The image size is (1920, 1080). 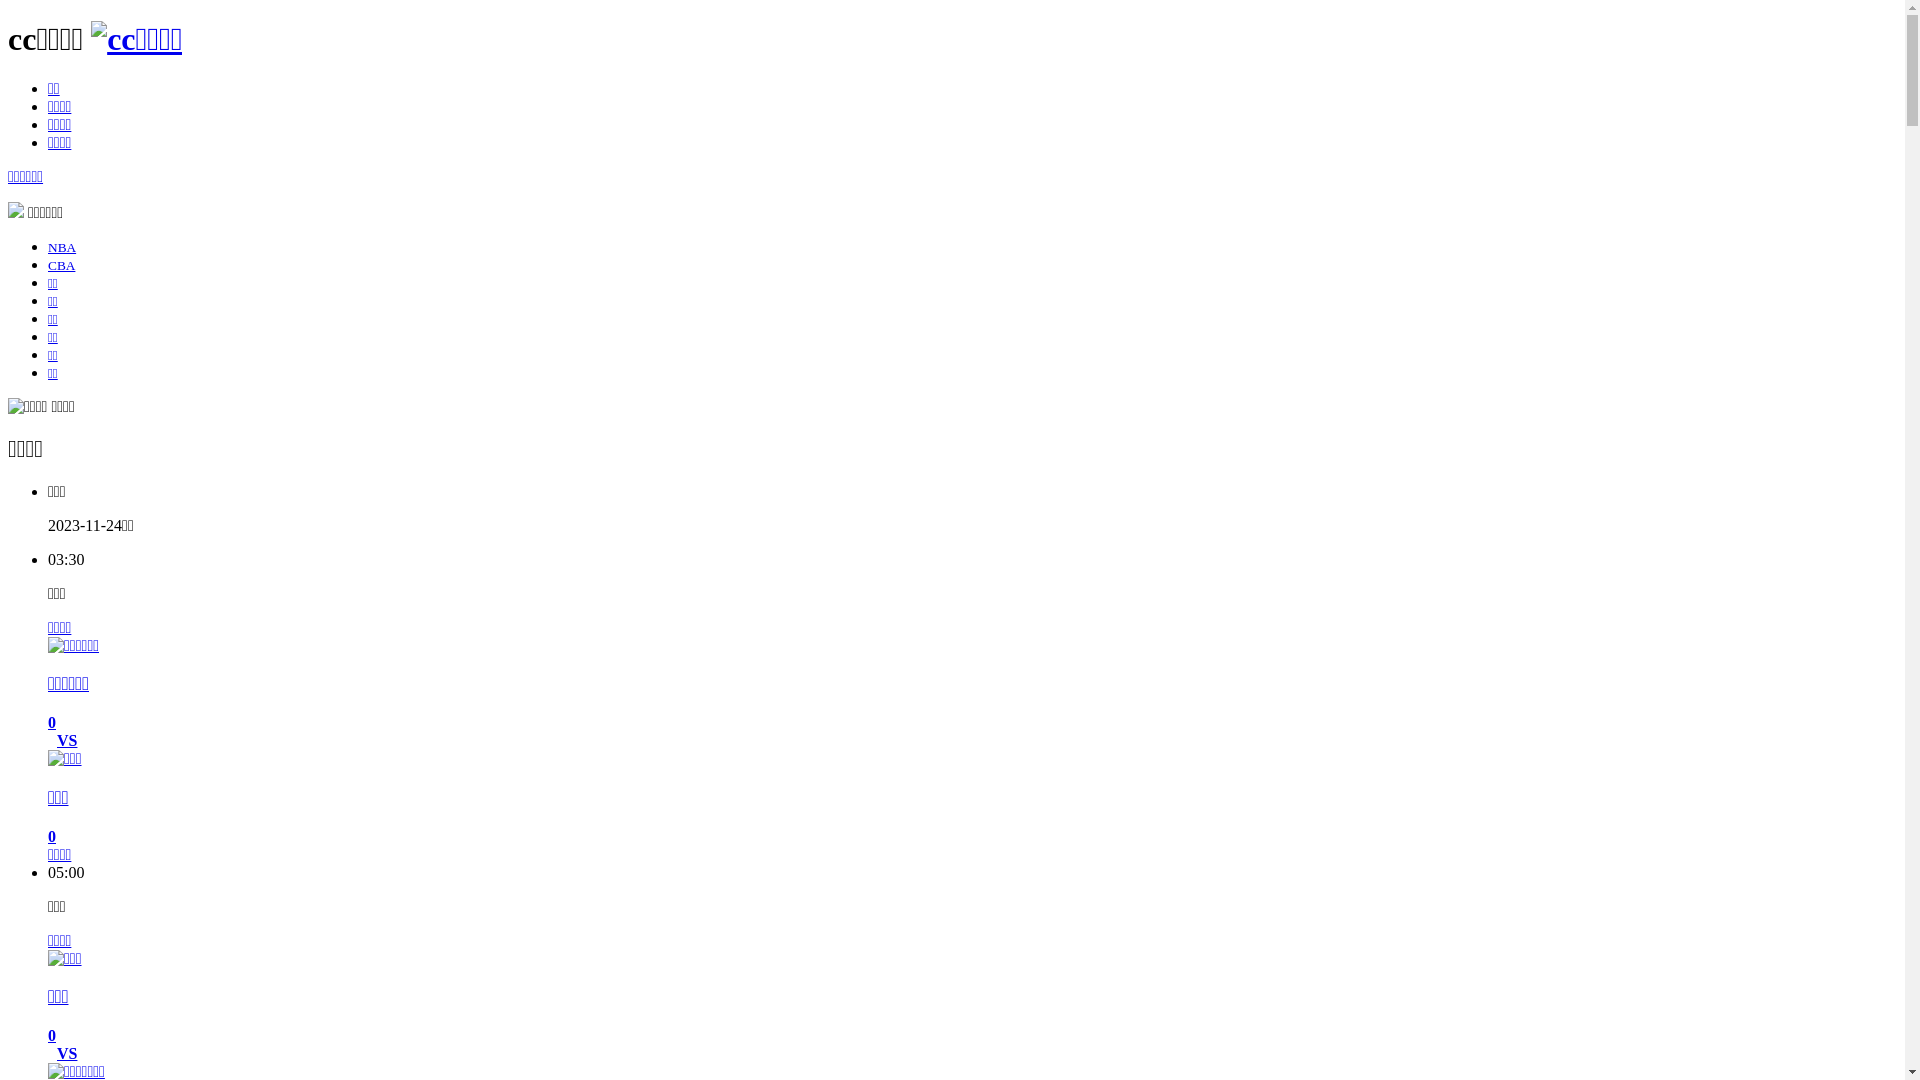 What do you see at coordinates (61, 264) in the screenshot?
I see `'CBA'` at bounding box center [61, 264].